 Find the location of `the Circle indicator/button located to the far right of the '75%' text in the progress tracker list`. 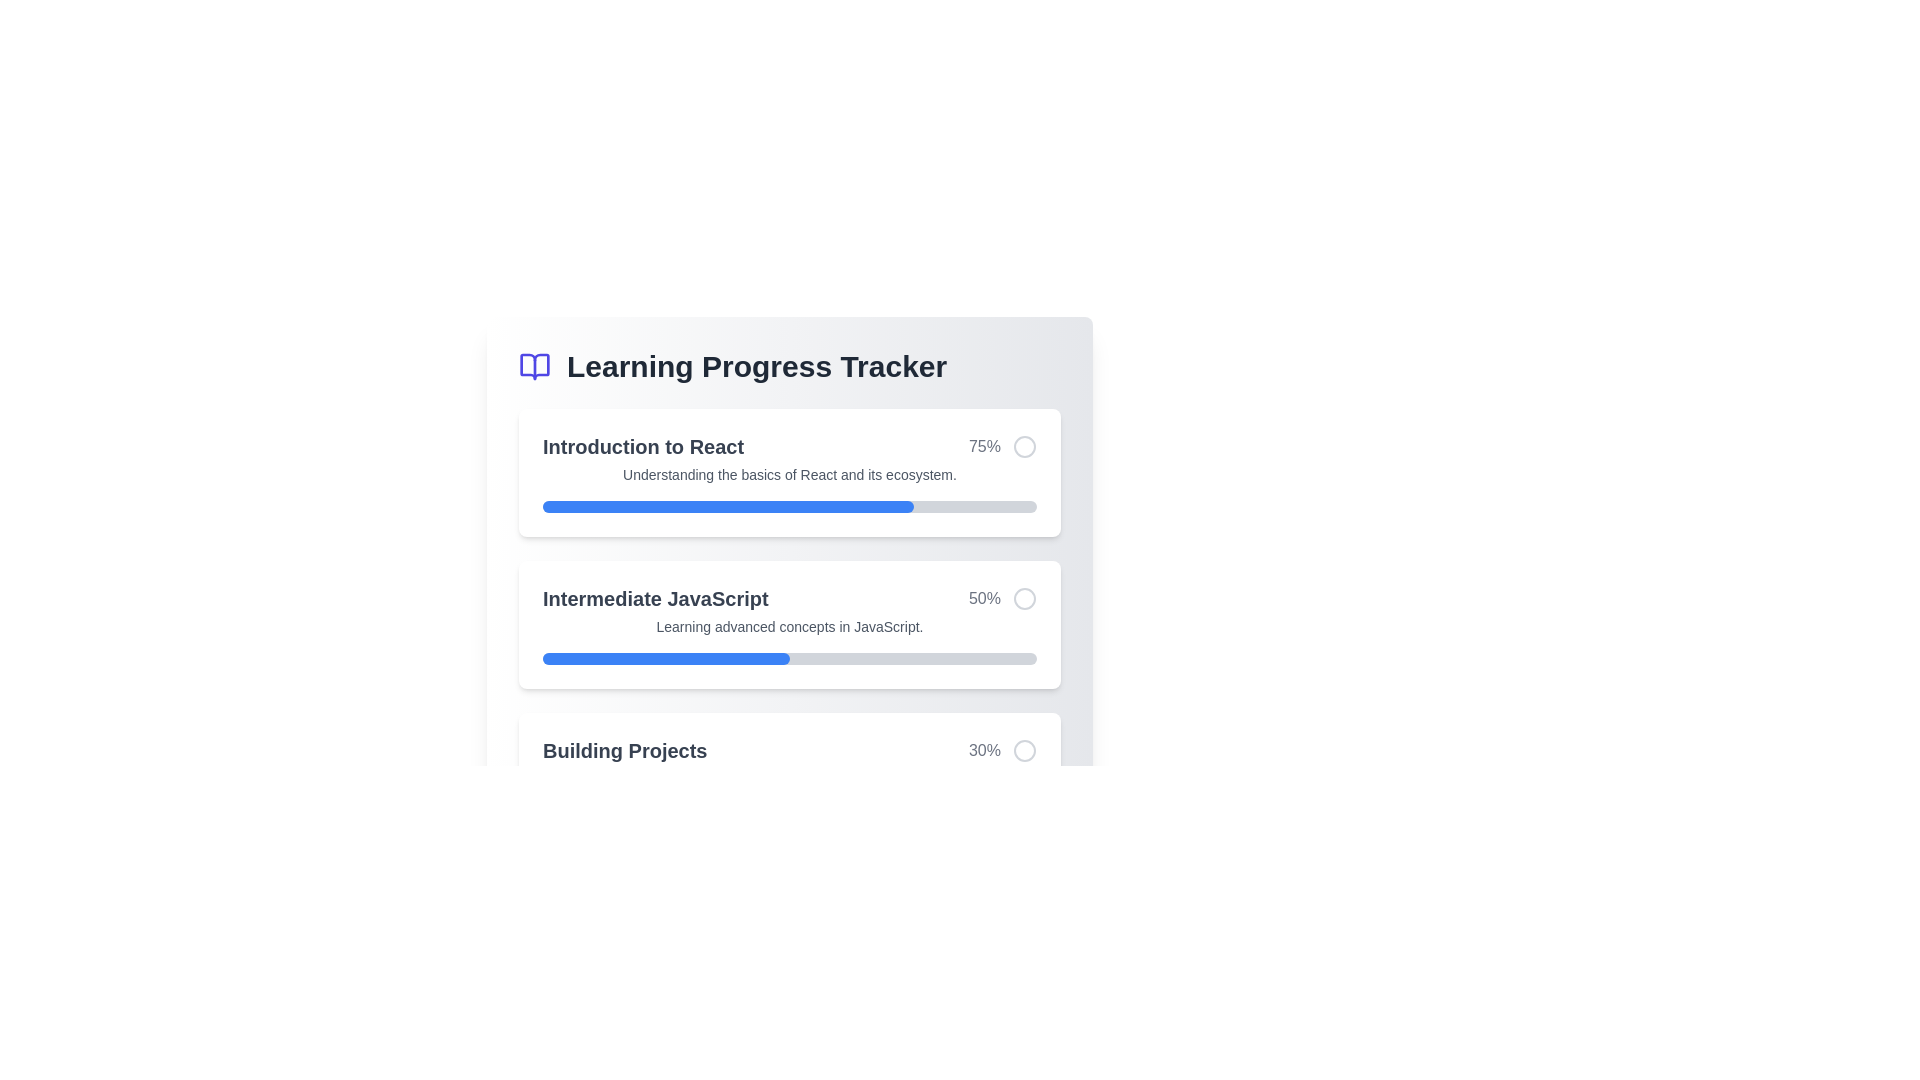

the Circle indicator/button located to the far right of the '75%' text in the progress tracker list is located at coordinates (1025, 446).